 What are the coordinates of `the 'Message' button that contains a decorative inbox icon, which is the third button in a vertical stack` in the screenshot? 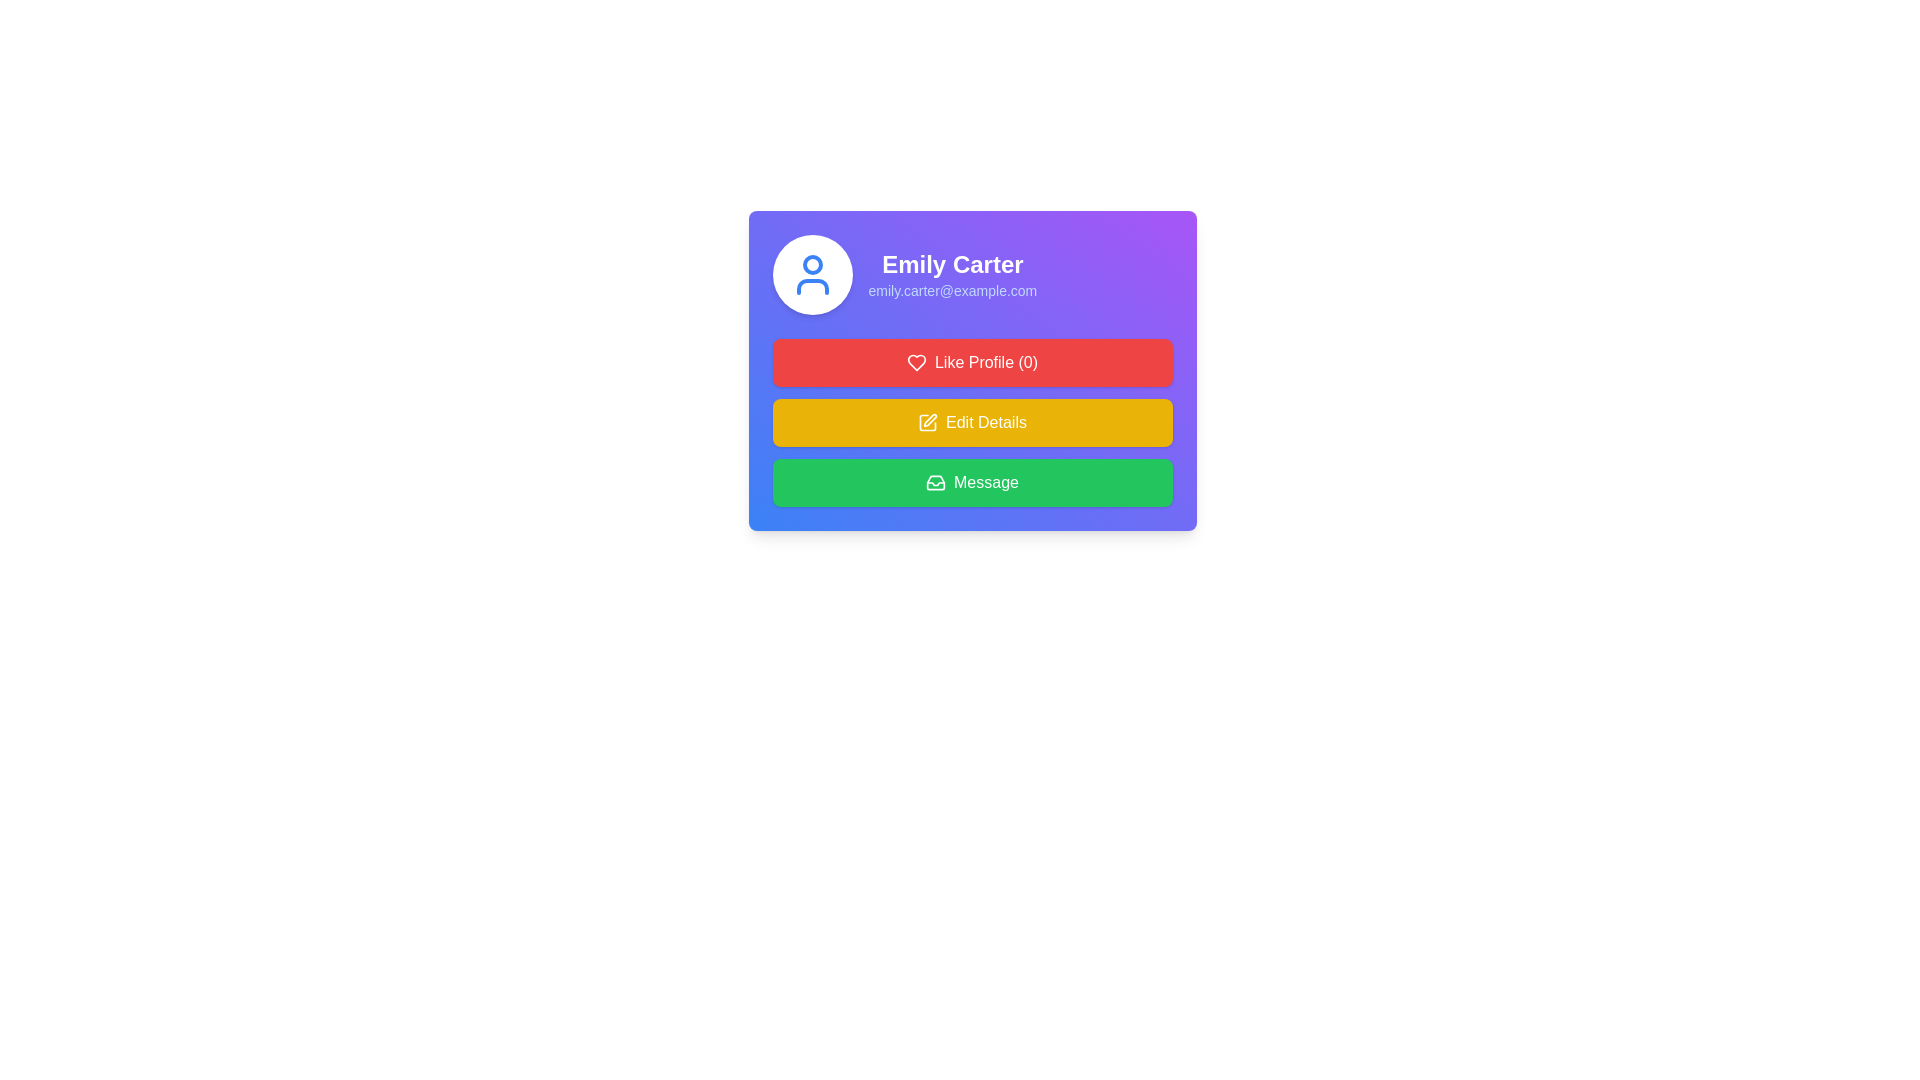 It's located at (935, 482).